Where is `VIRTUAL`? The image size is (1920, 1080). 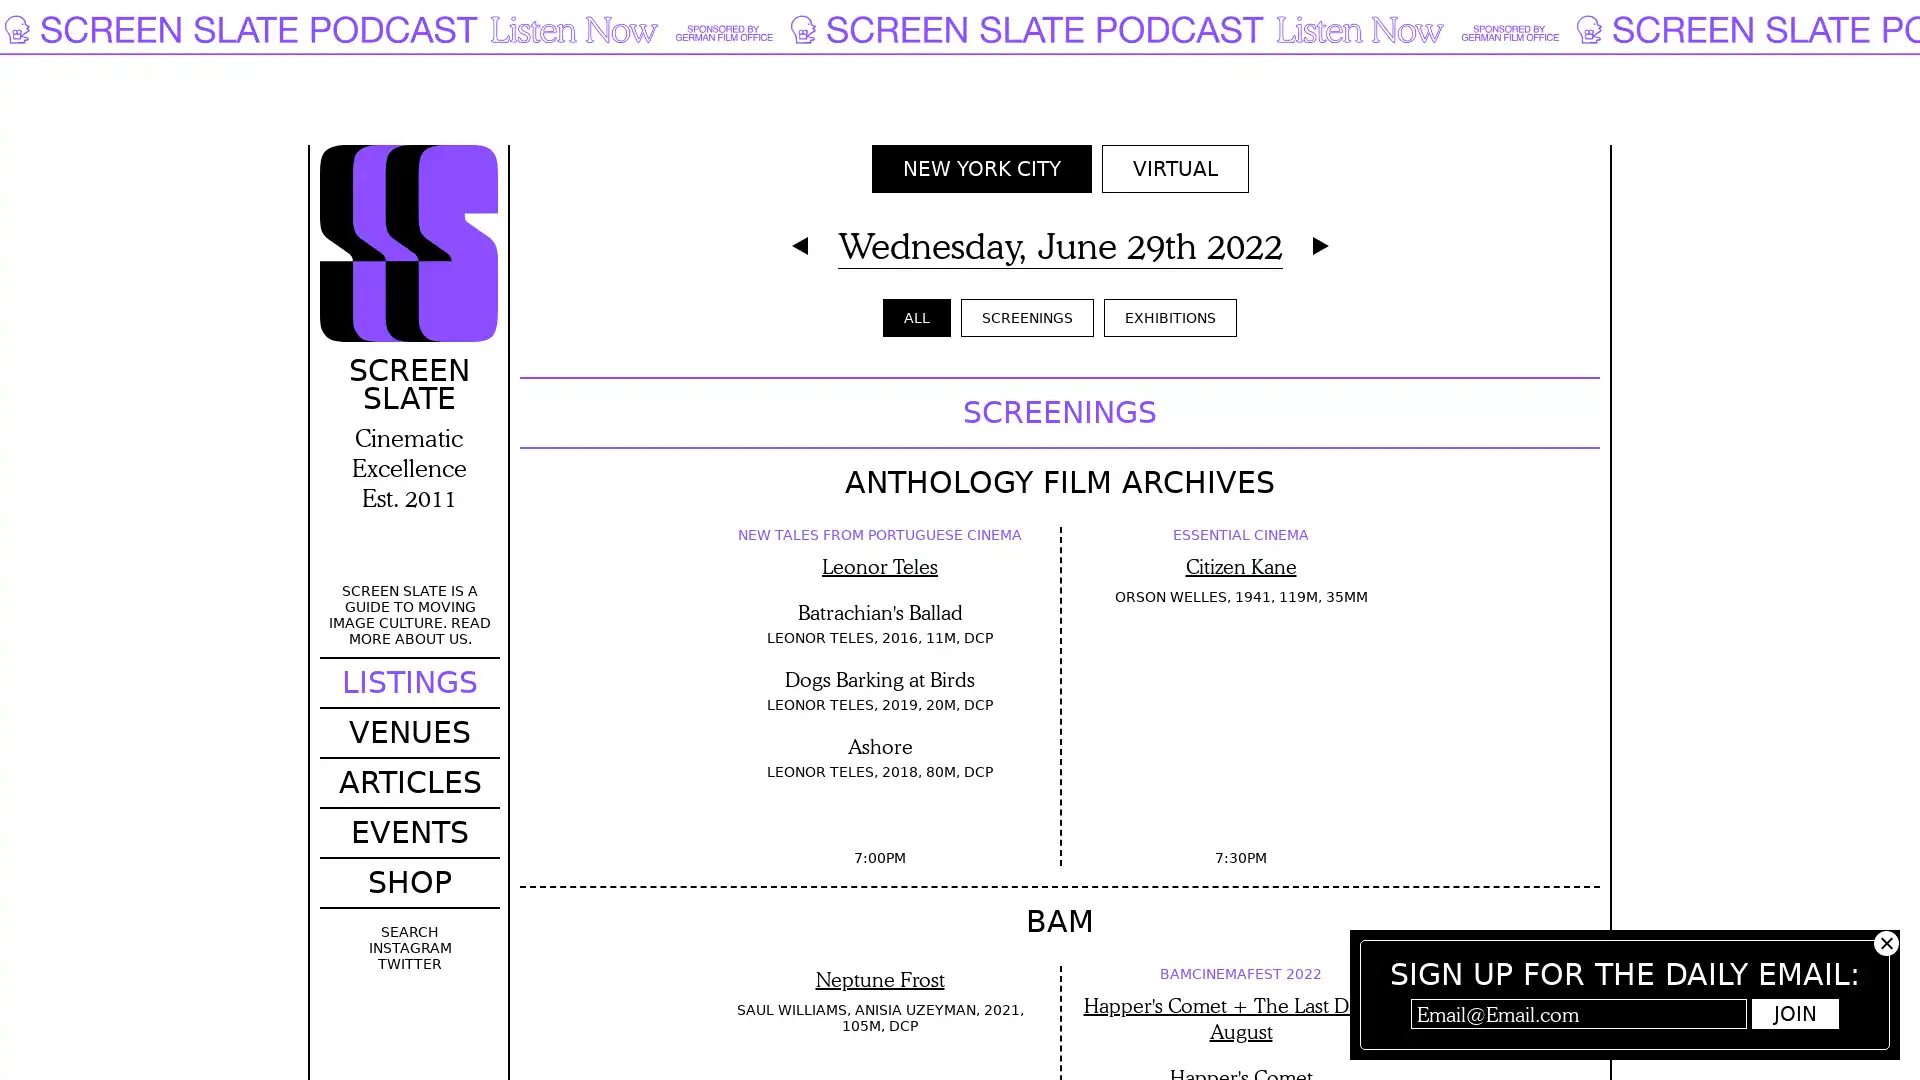
VIRTUAL is located at coordinates (1174, 168).